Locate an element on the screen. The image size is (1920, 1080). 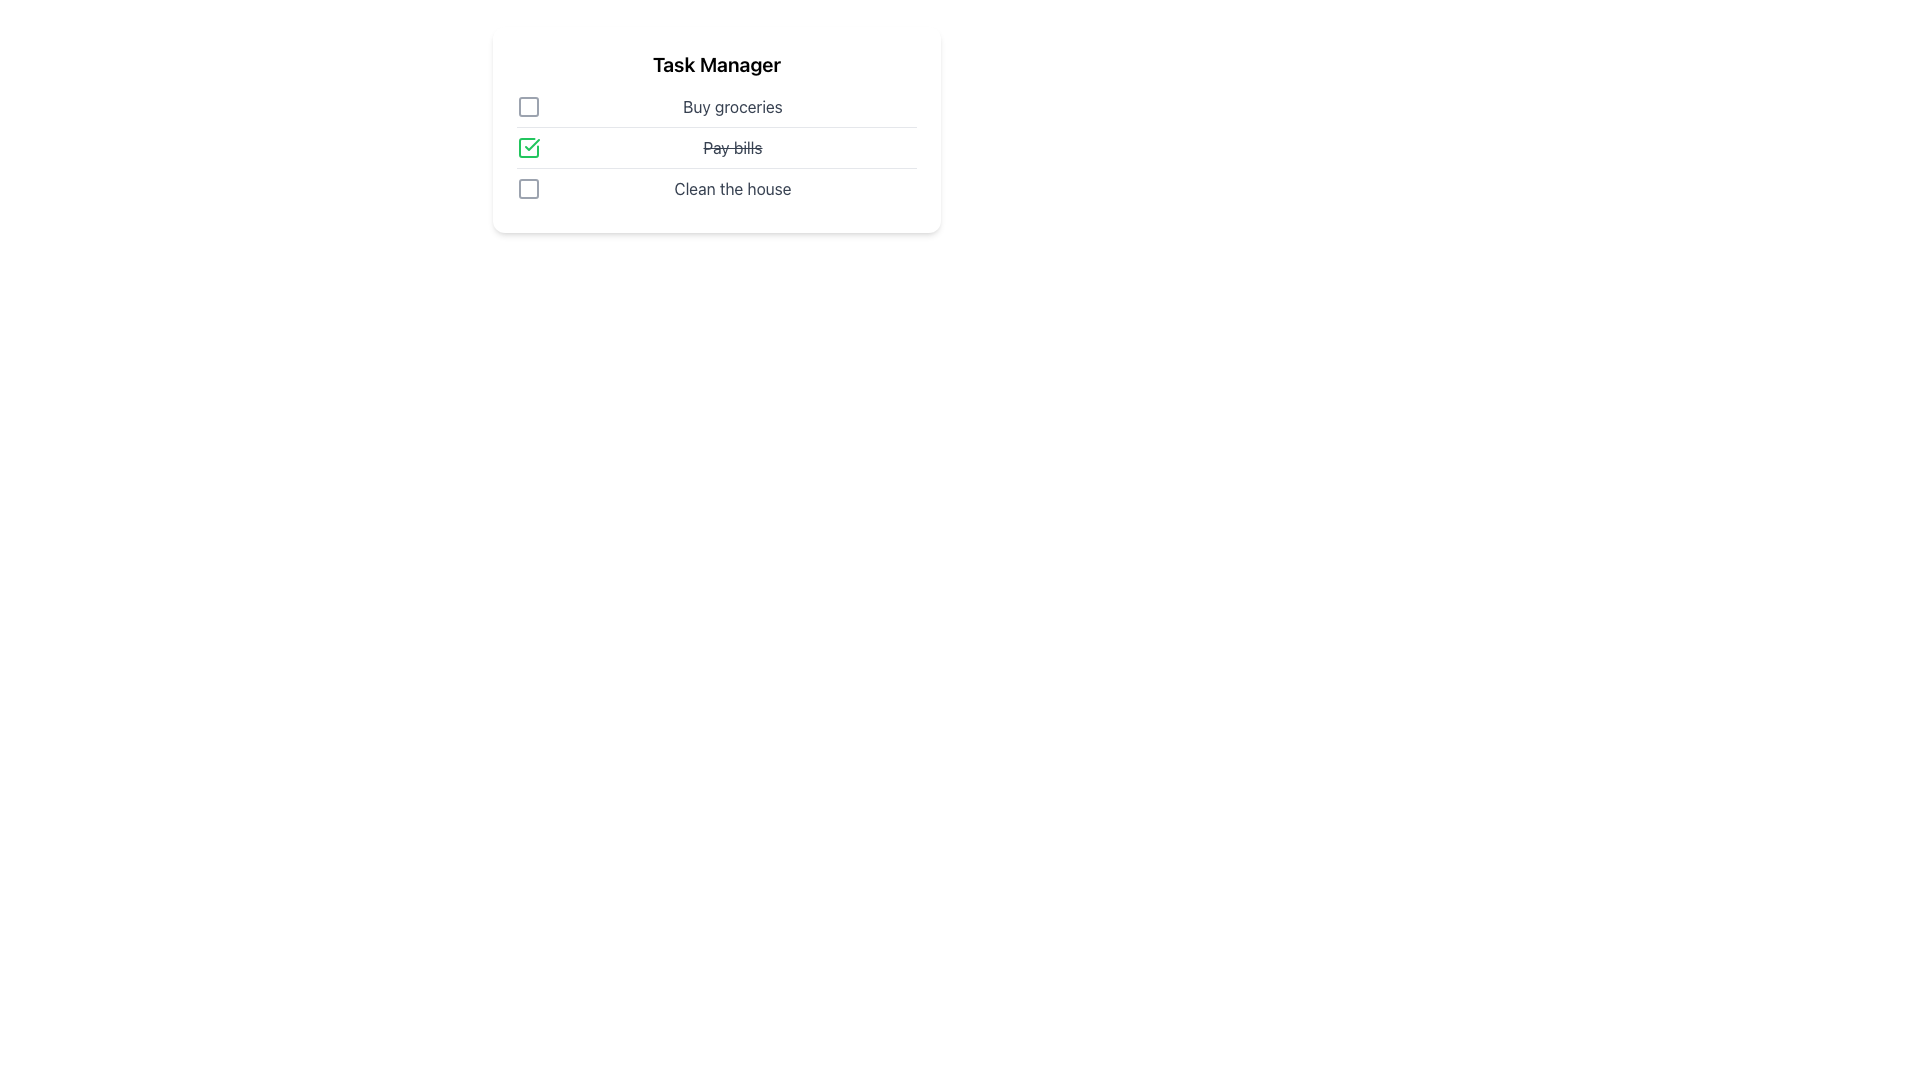
the completed task labeled 'Pay bills' is located at coordinates (716, 150).